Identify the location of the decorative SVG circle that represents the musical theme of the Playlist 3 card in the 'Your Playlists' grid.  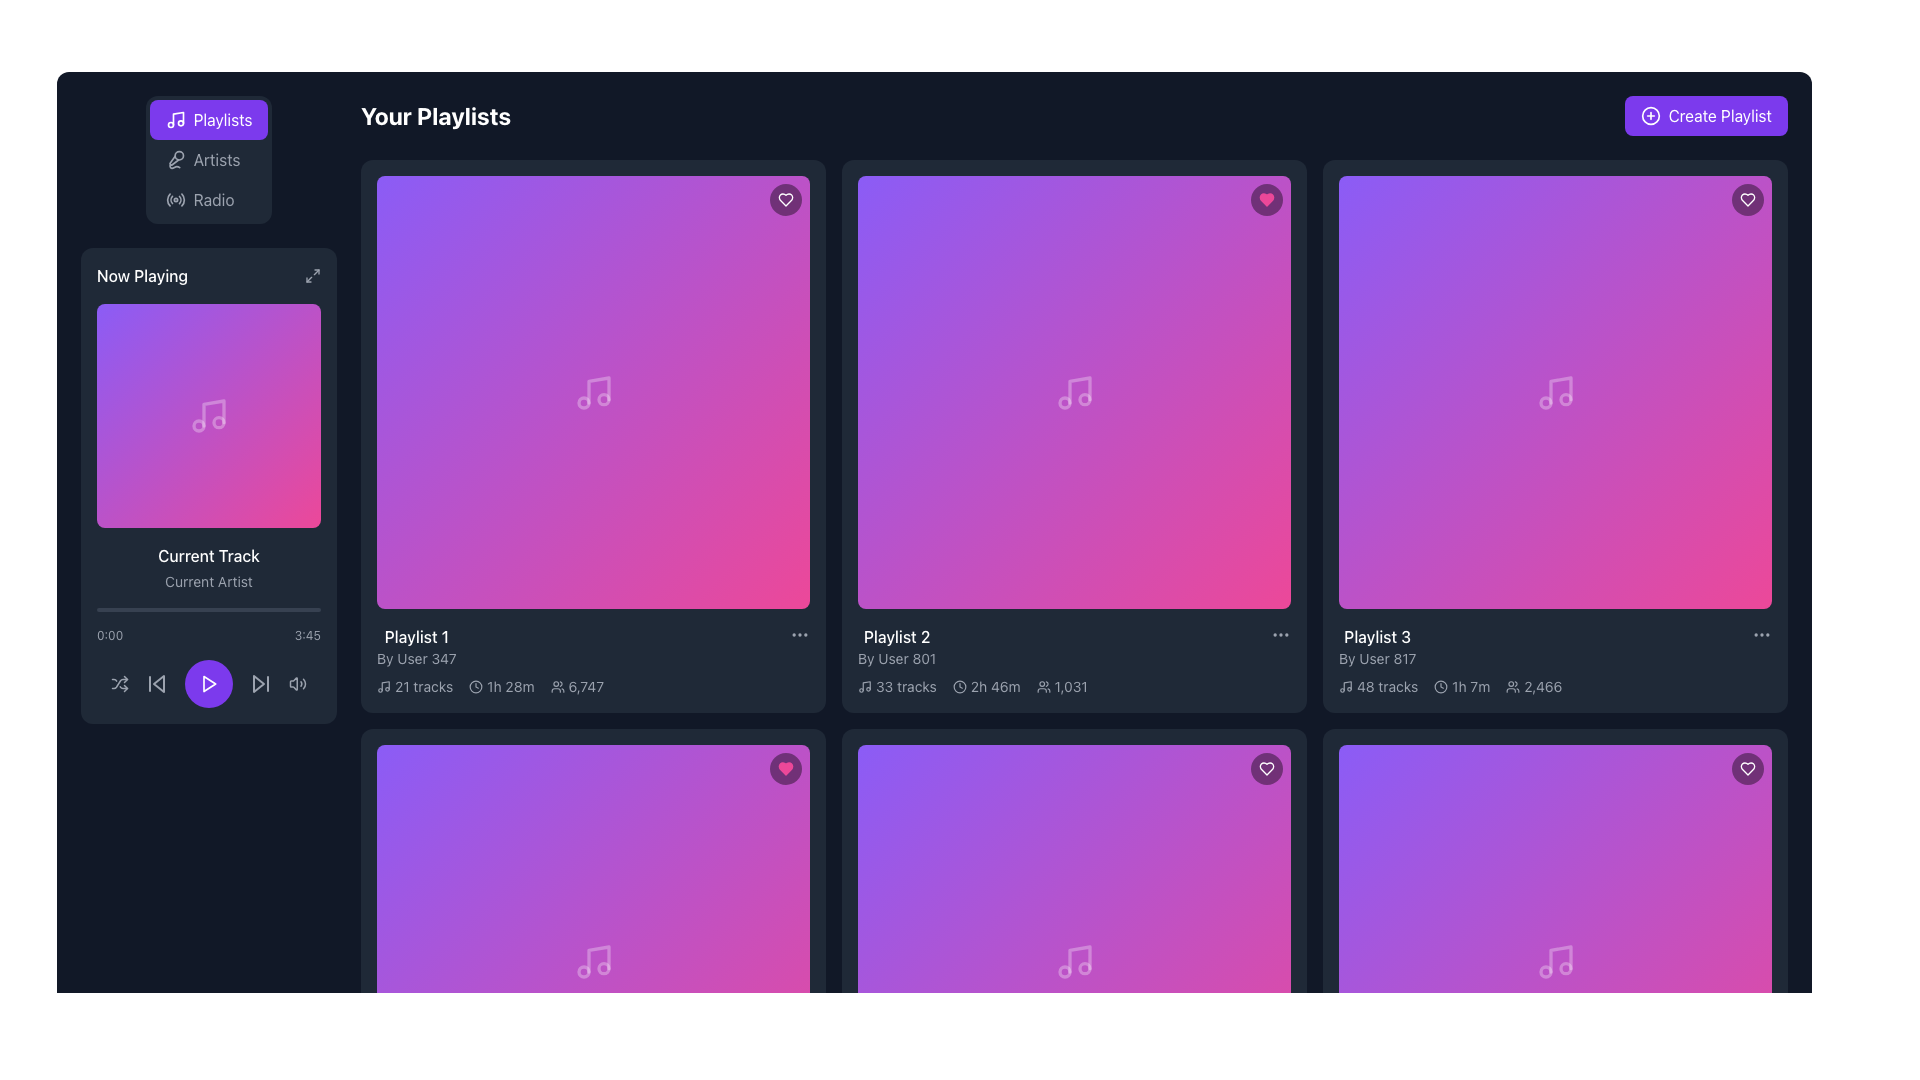
(1544, 402).